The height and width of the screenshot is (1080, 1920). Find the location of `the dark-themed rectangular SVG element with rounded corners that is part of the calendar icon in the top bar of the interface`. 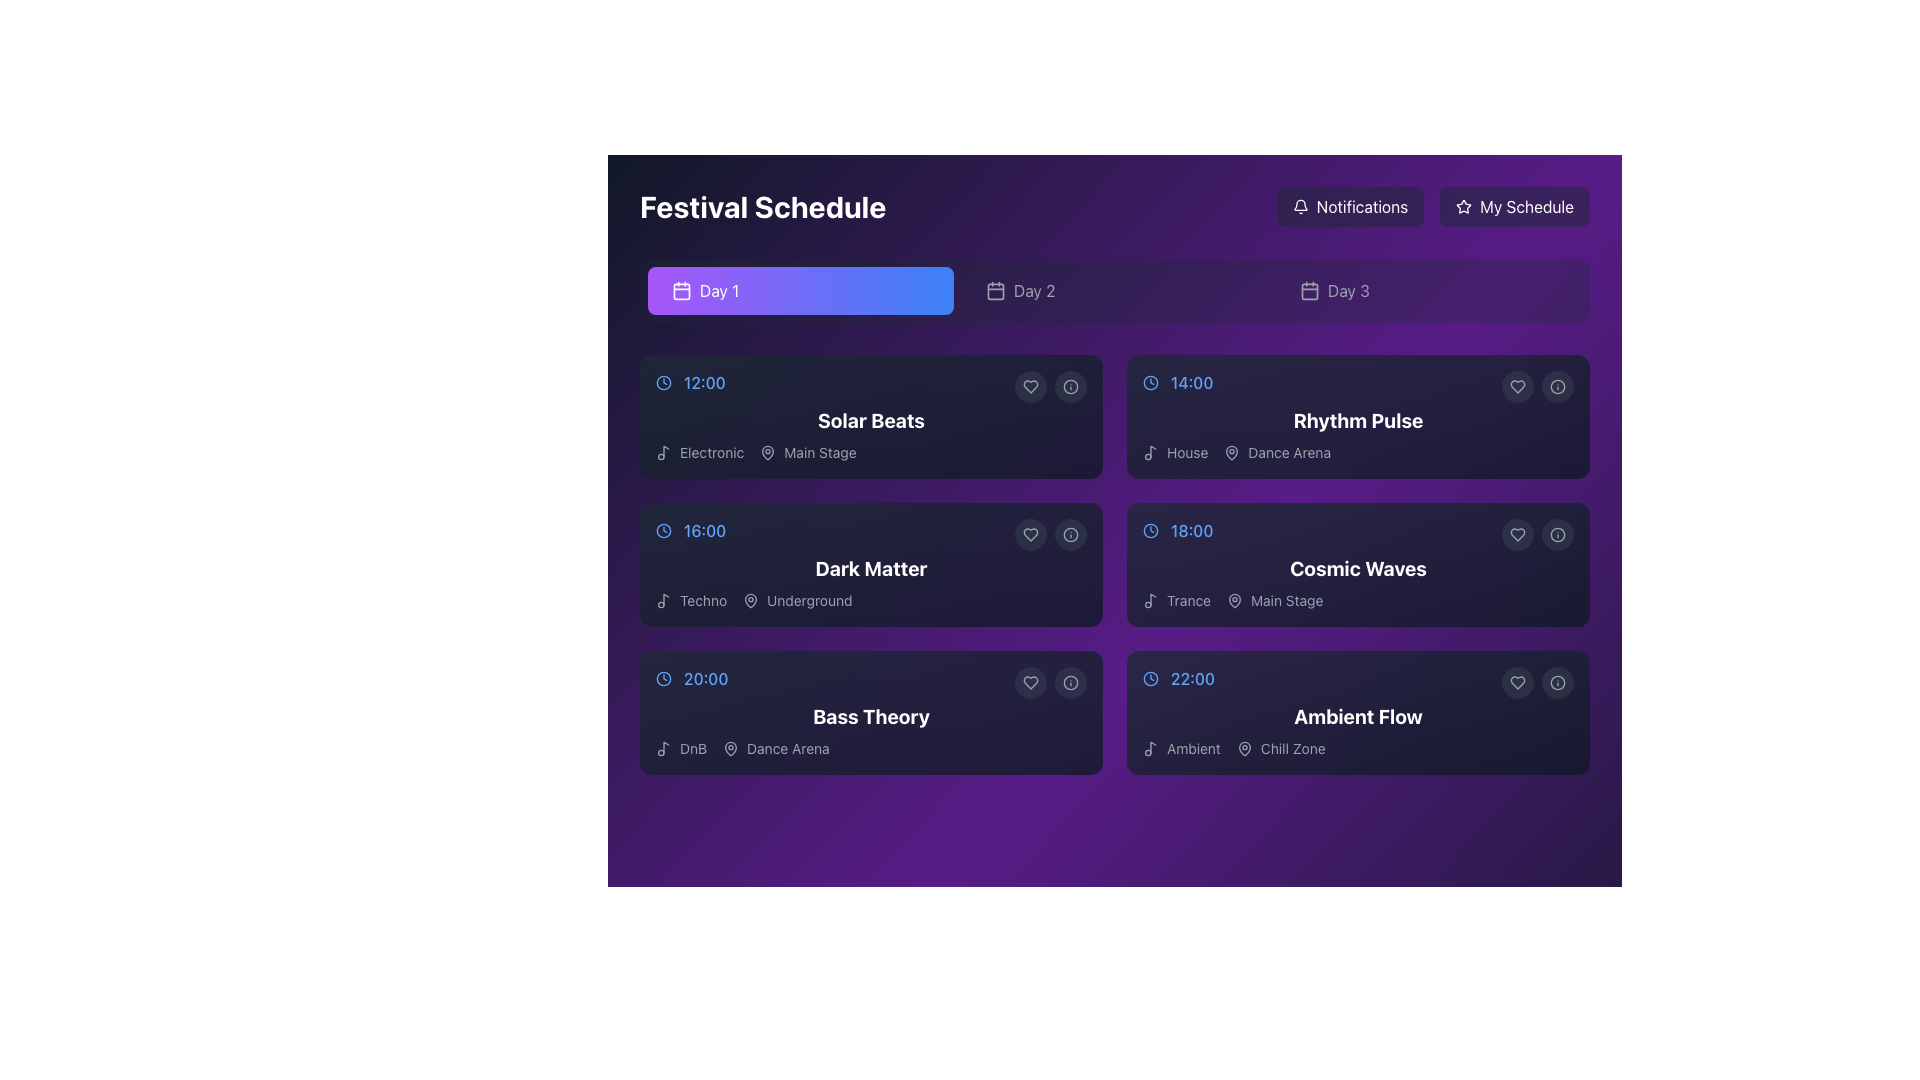

the dark-themed rectangular SVG element with rounded corners that is part of the calendar icon in the top bar of the interface is located at coordinates (996, 290).